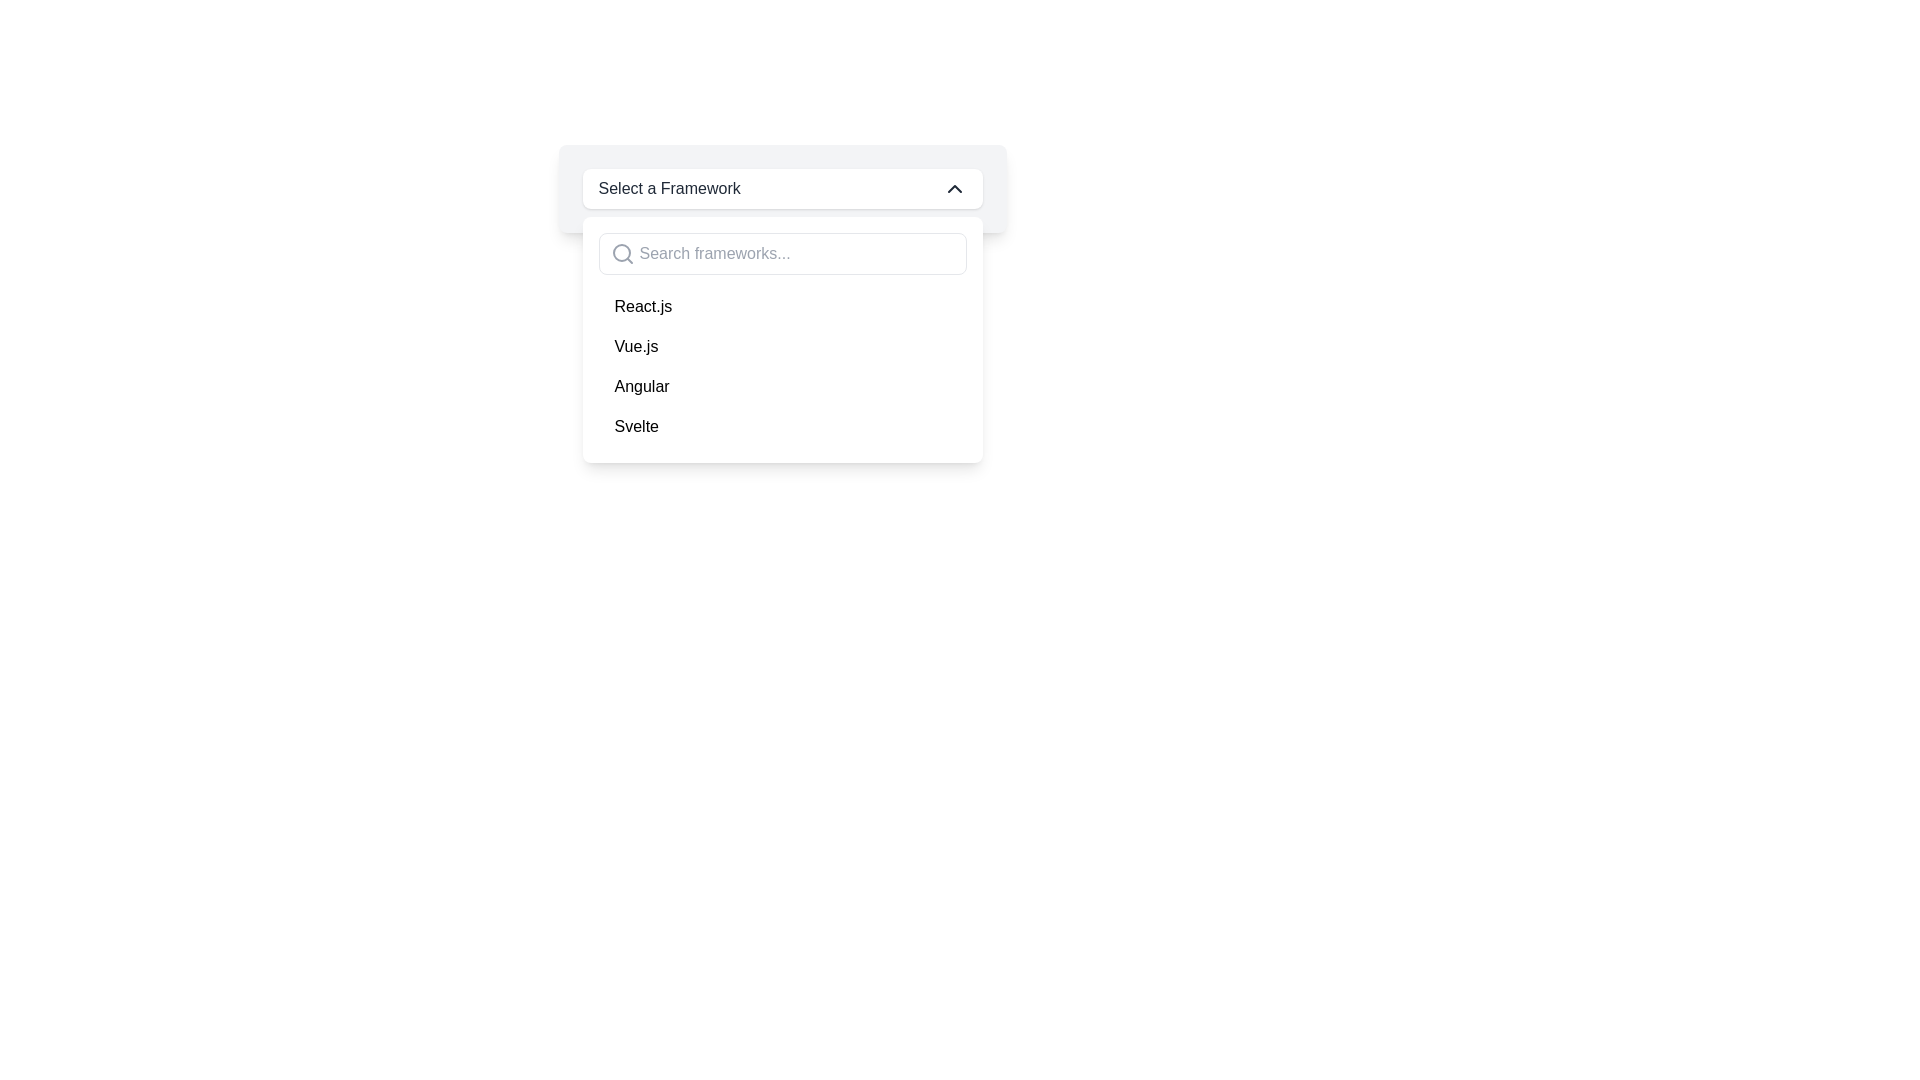 Image resolution: width=1920 pixels, height=1080 pixels. I want to click on the 'Angular' option in the dropdown menu, which is the third item below the 'Select a Framework' title, located between 'Vue.js' and 'Svelte', so click(781, 386).